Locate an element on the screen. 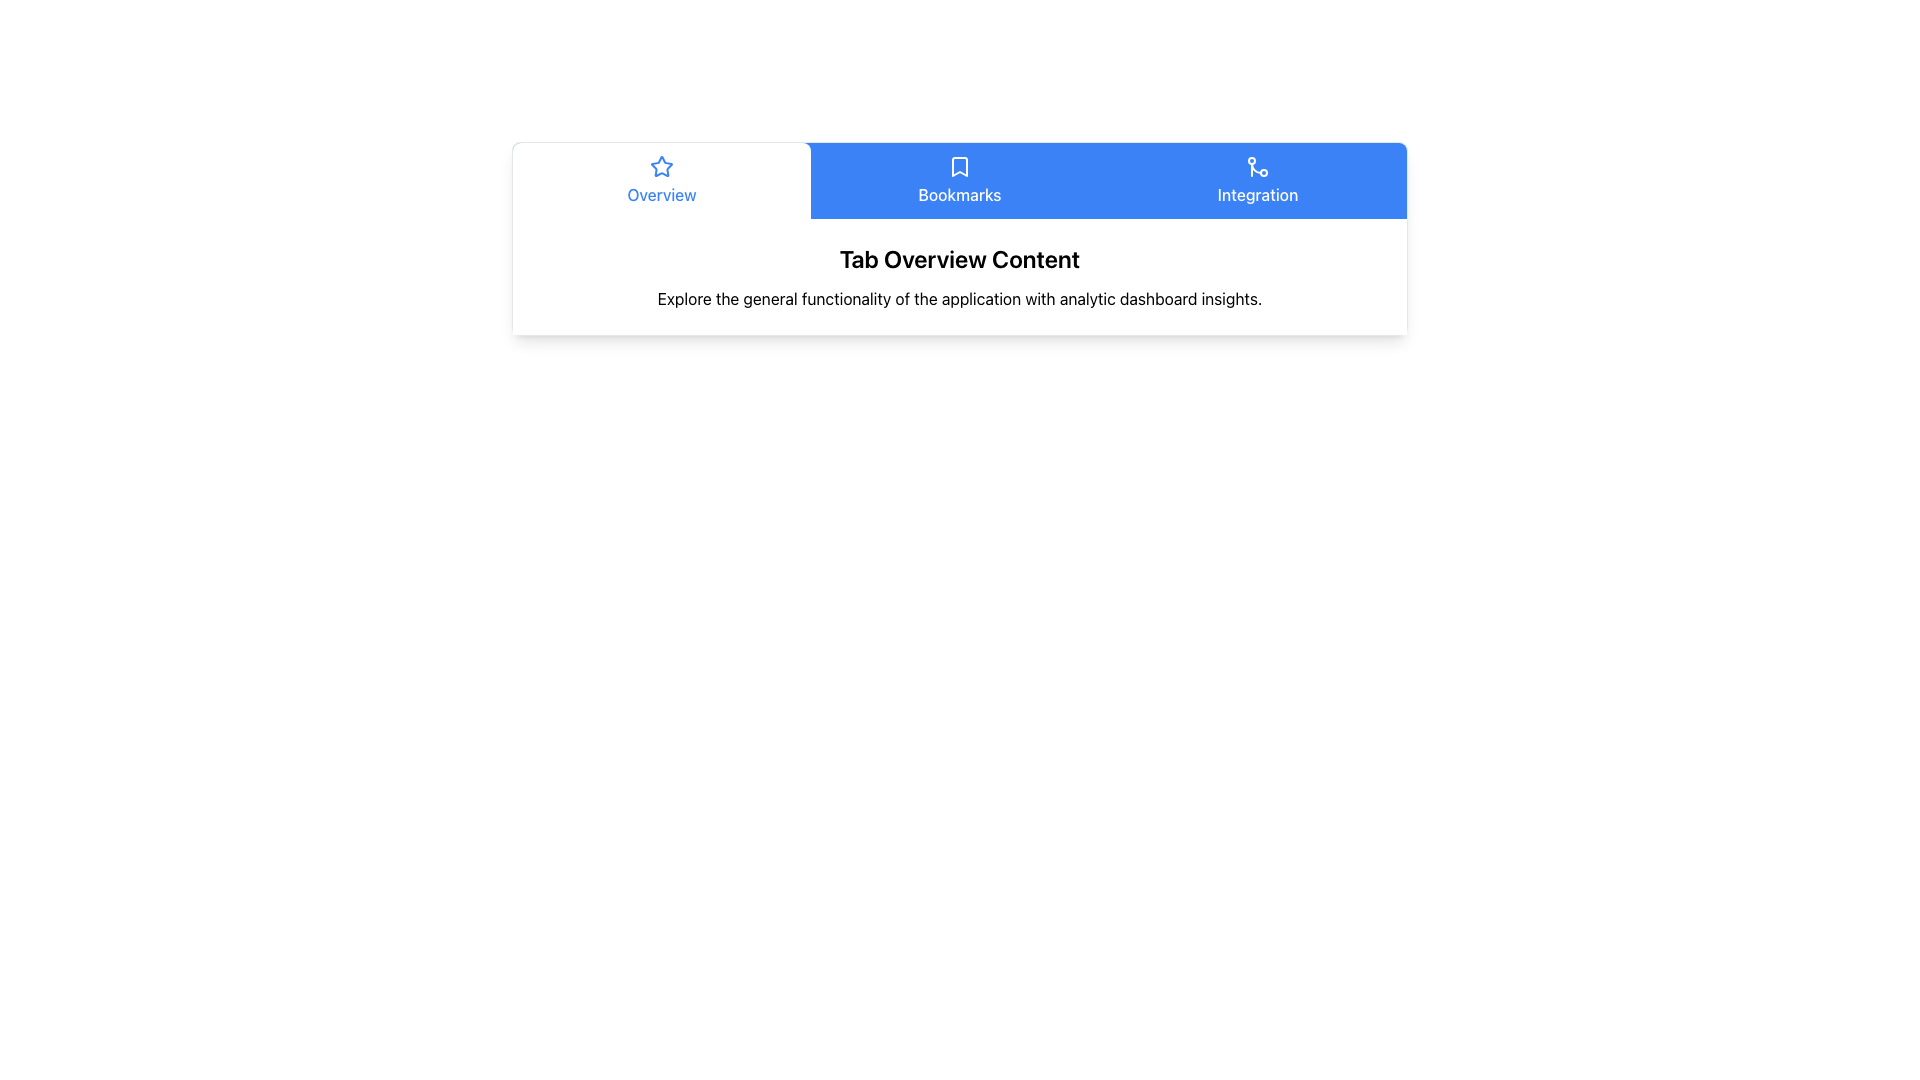  'Integration' tab icon located in the horizontal navigation bar, positioned to the left of the text 'Integration' is located at coordinates (1256, 165).